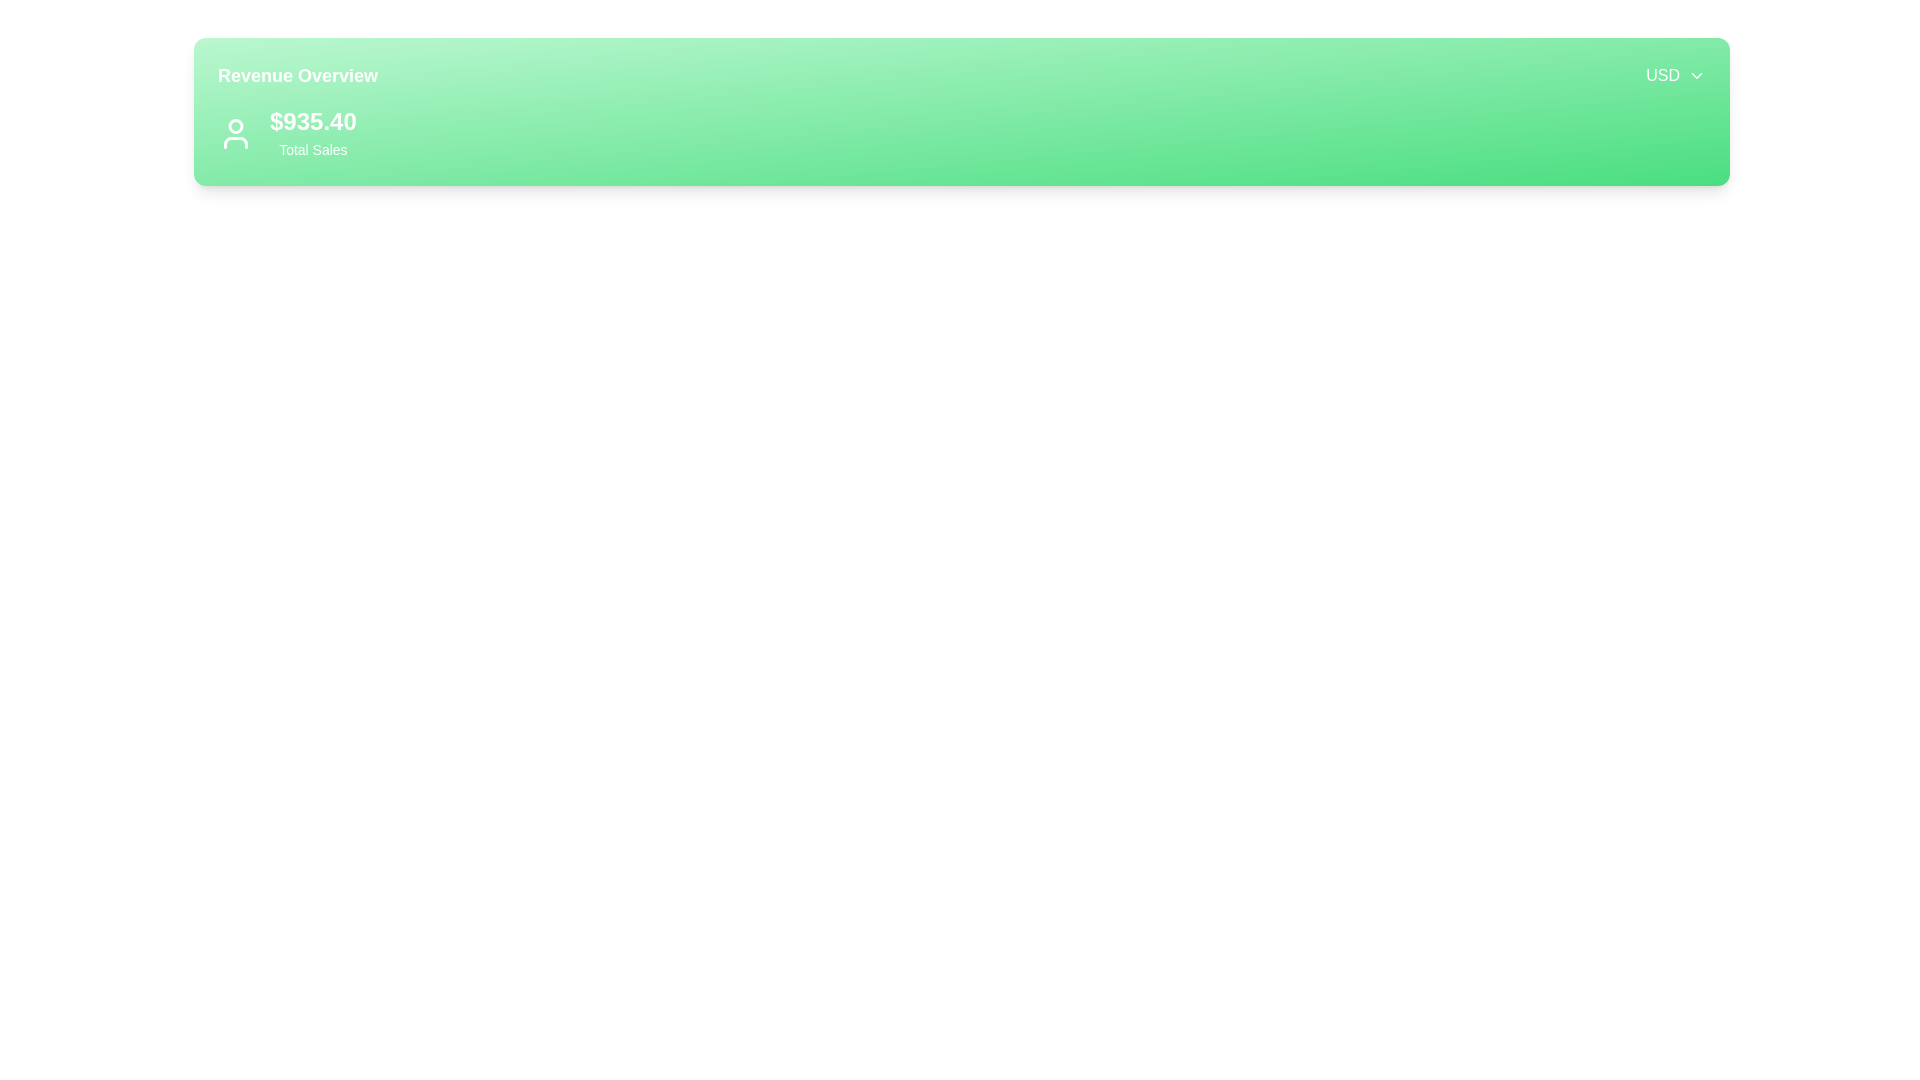 This screenshot has width=1920, height=1080. I want to click on the 'Total Sales' text label, which is styled in white on a green background and is positioned below the monetary value '$935.40', so click(312, 149).